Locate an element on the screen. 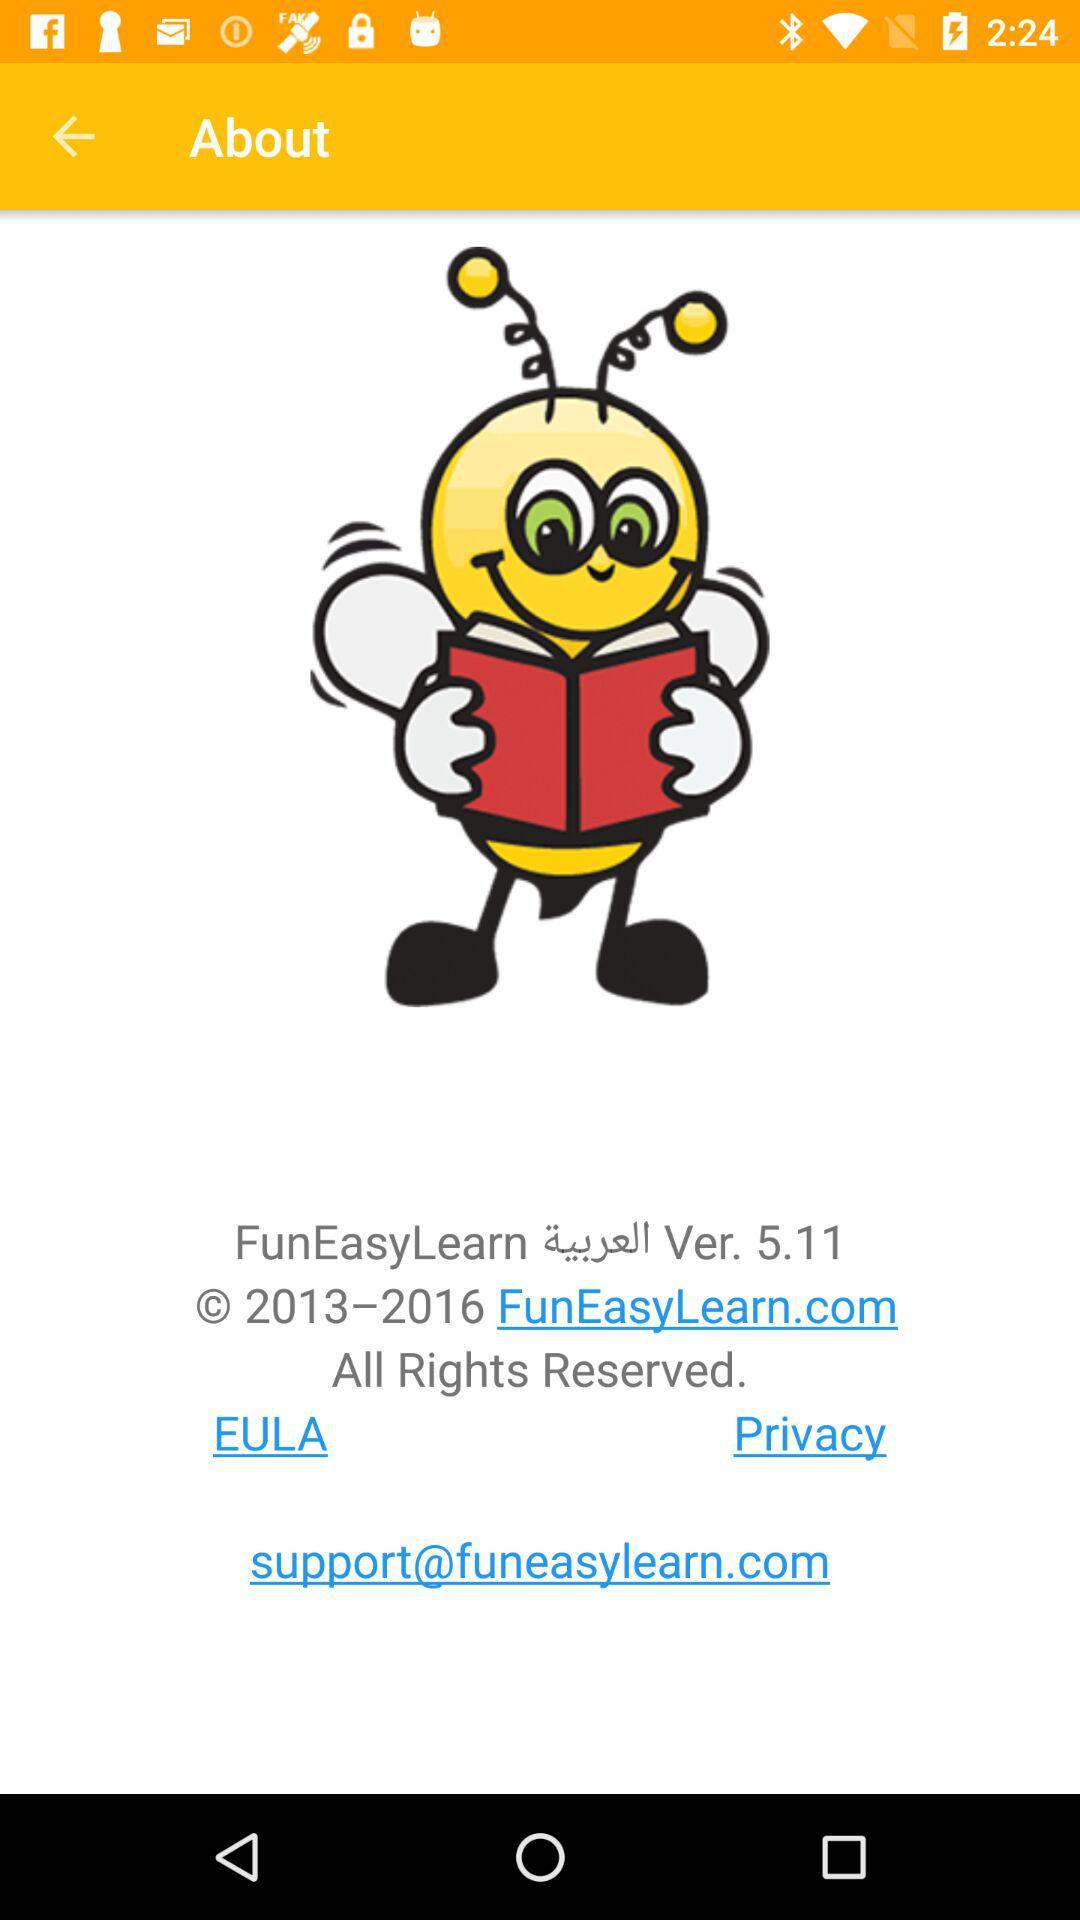 The image size is (1080, 1920). eula at the bottom left corner is located at coordinates (270, 1431).